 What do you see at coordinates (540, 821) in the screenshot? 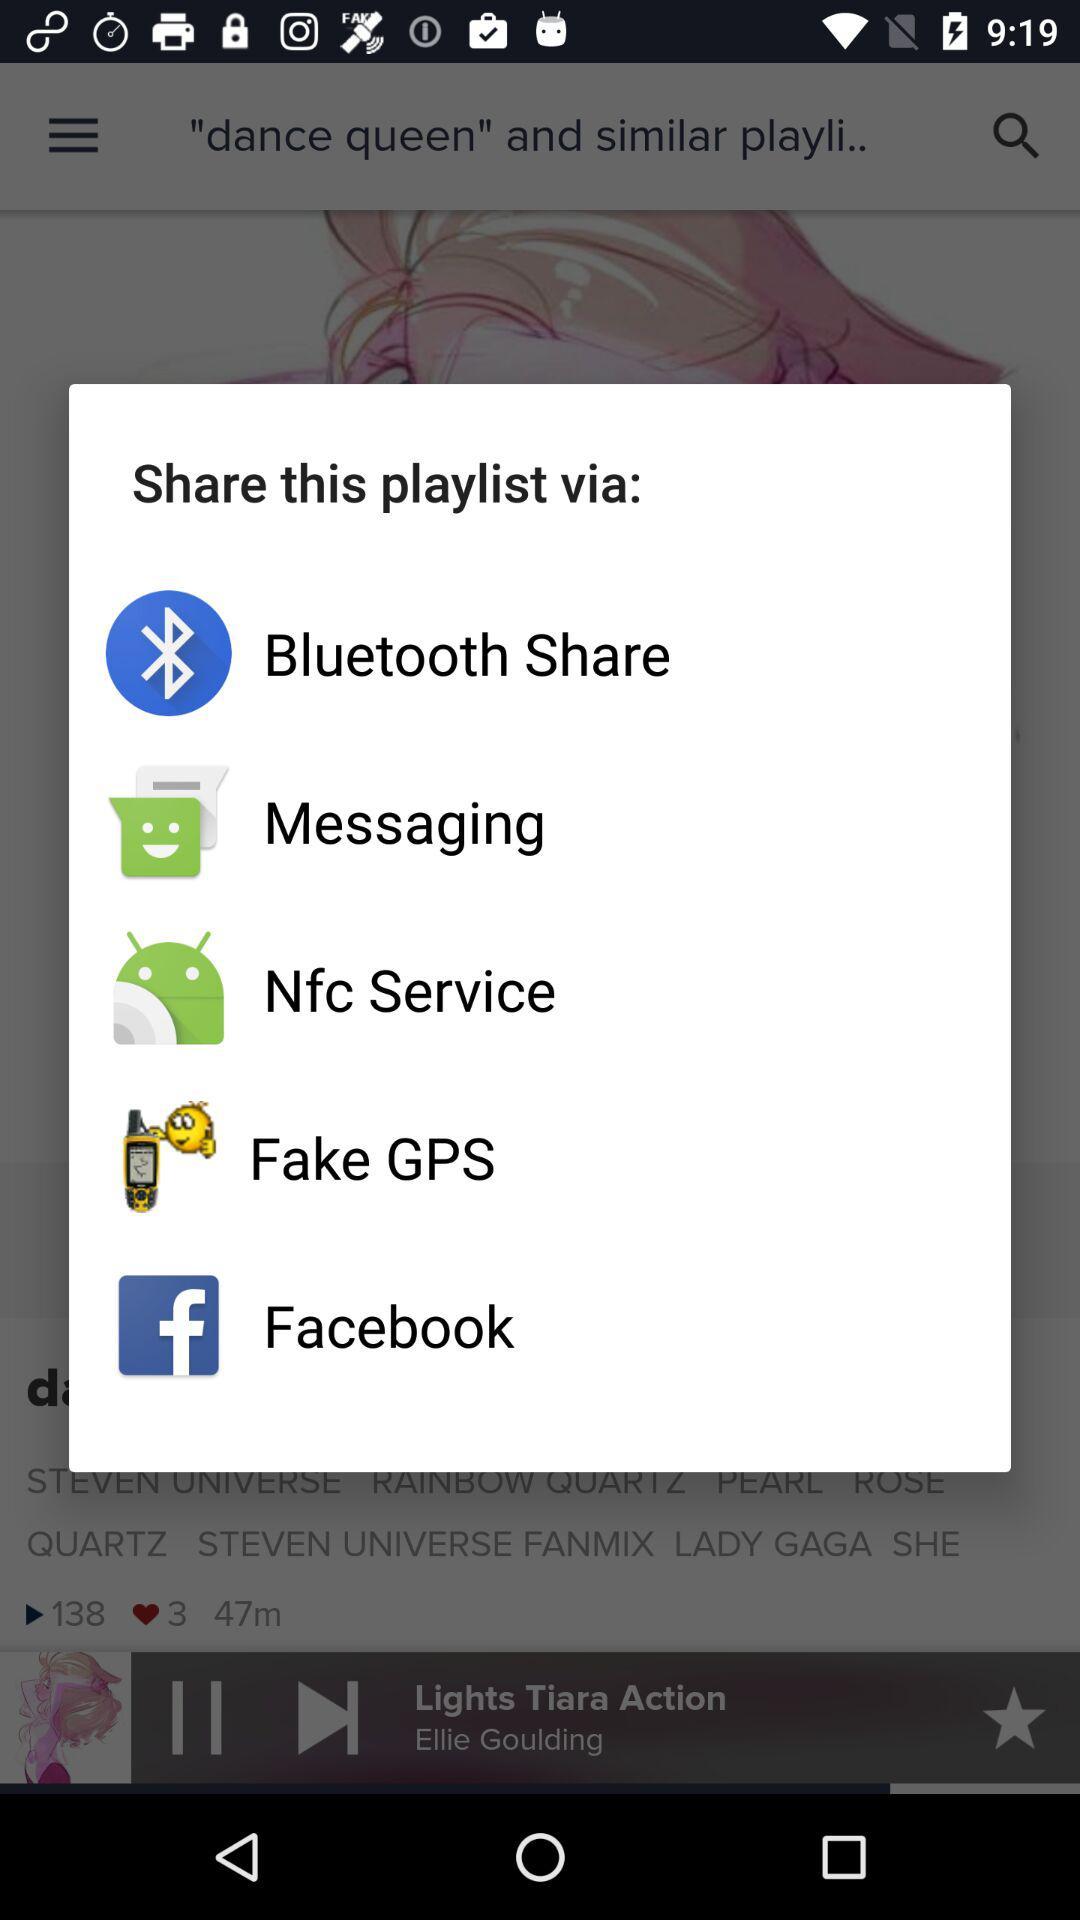
I see `messaging` at bounding box center [540, 821].